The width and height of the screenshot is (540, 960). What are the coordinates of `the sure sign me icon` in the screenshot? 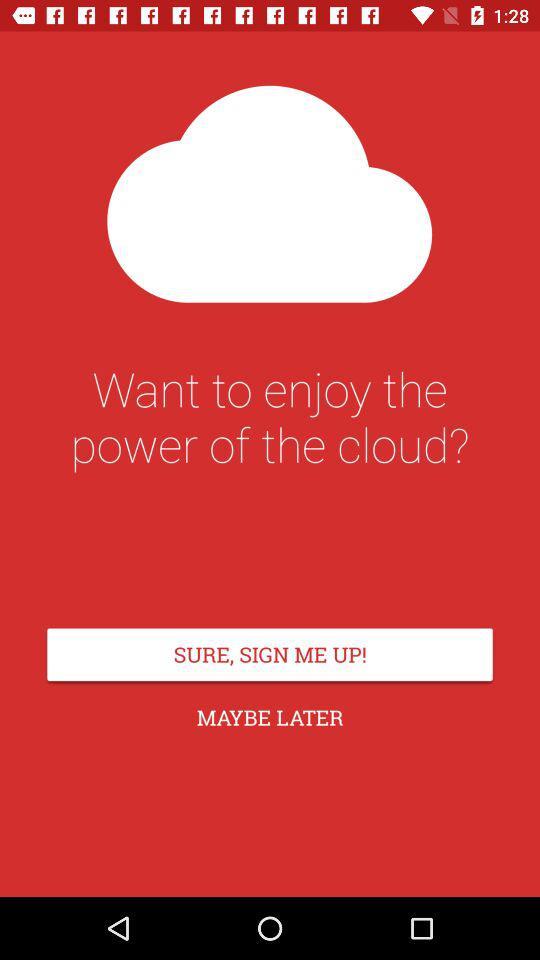 It's located at (270, 653).